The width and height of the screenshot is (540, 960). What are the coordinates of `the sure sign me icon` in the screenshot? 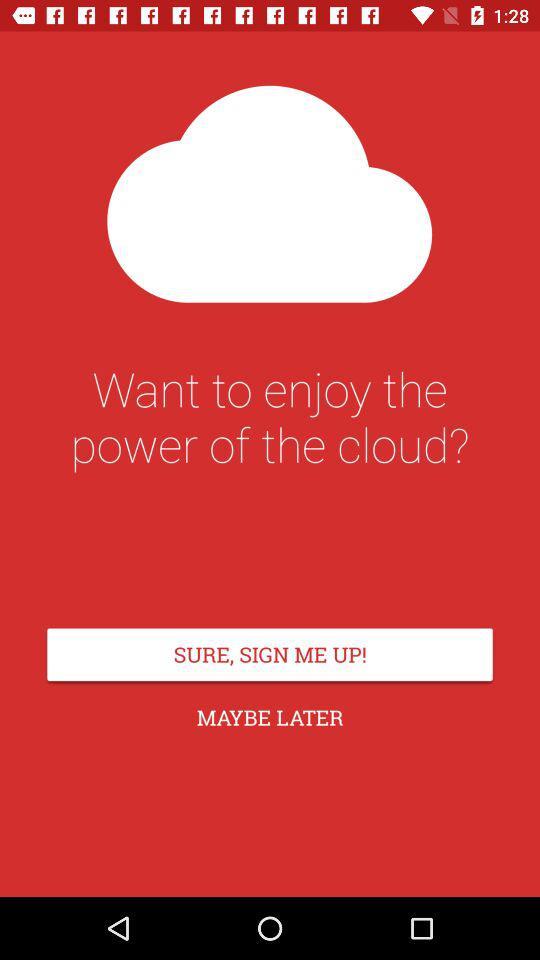 It's located at (270, 653).